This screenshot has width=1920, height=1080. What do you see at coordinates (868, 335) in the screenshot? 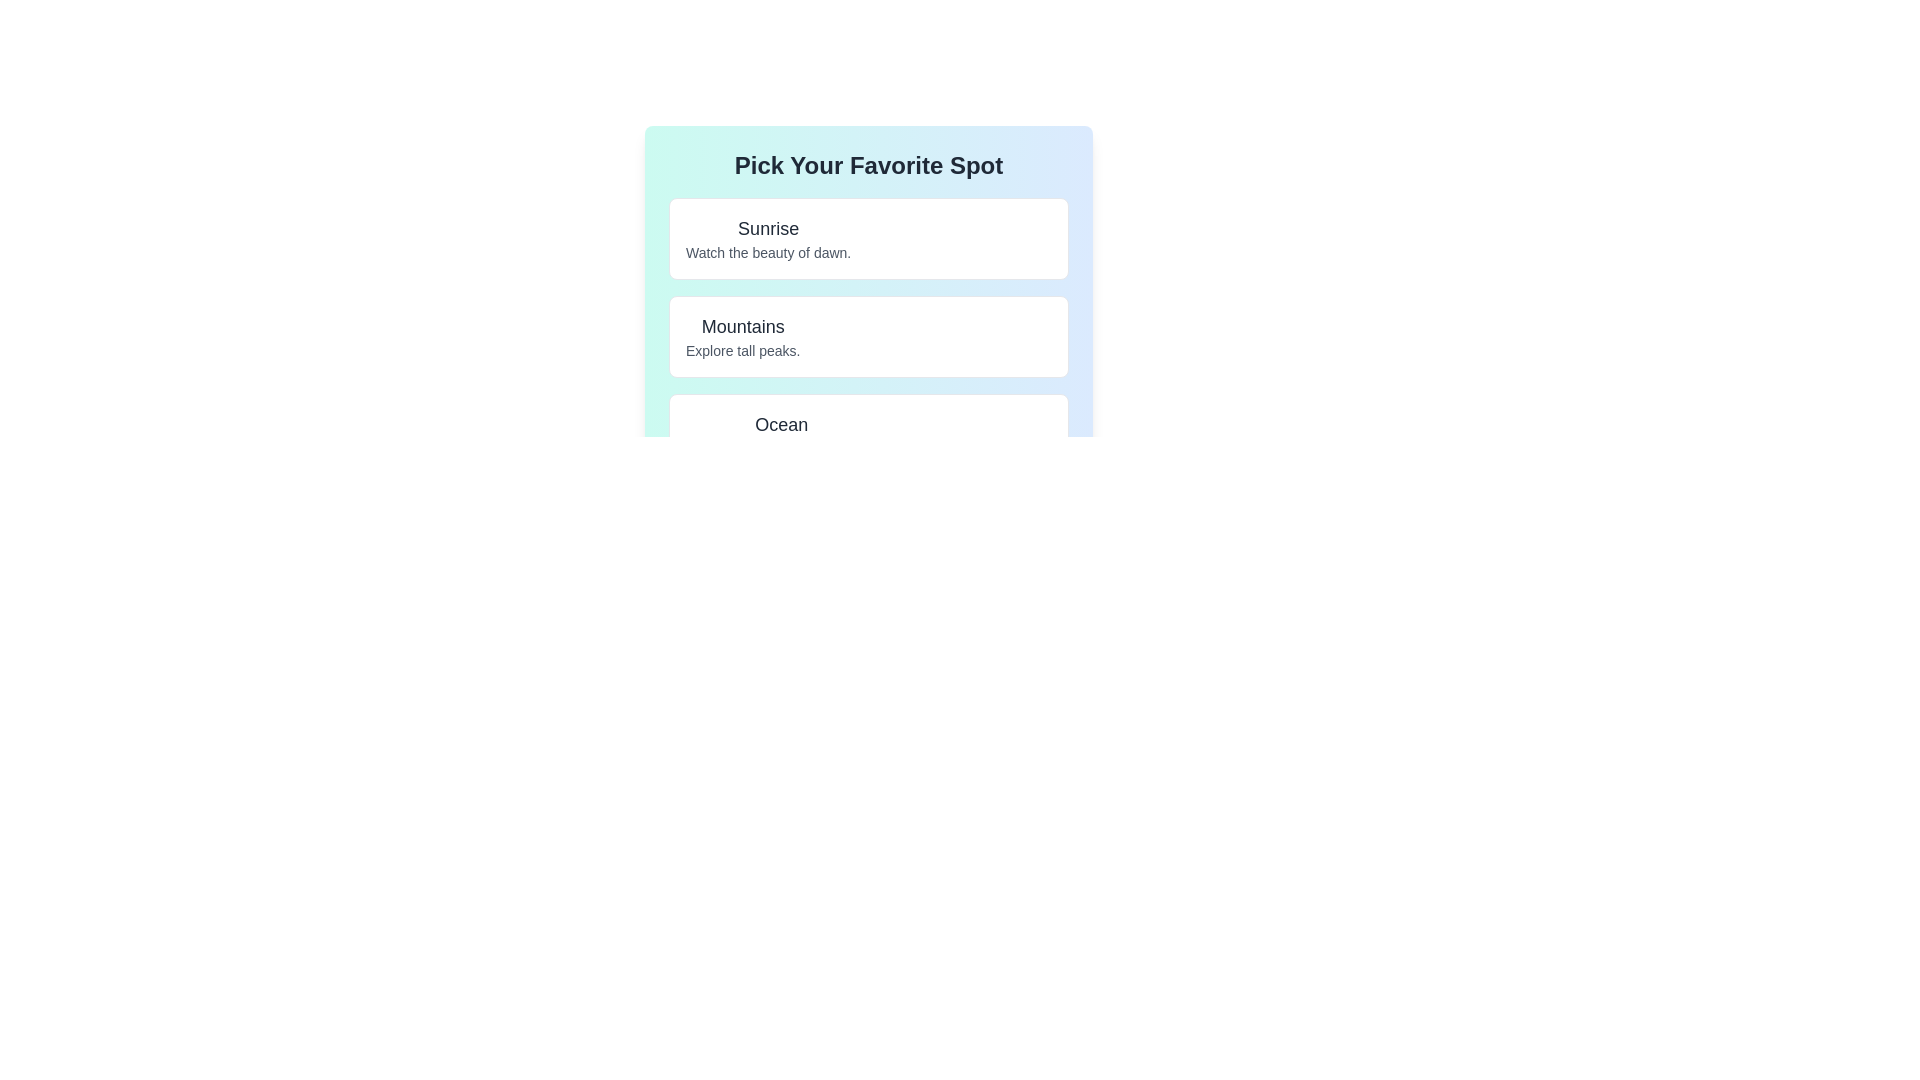
I see `the 'Mountains' selectable card, which is the second in a vertical list of options between 'Sunrise' and 'Ocean'` at bounding box center [868, 335].